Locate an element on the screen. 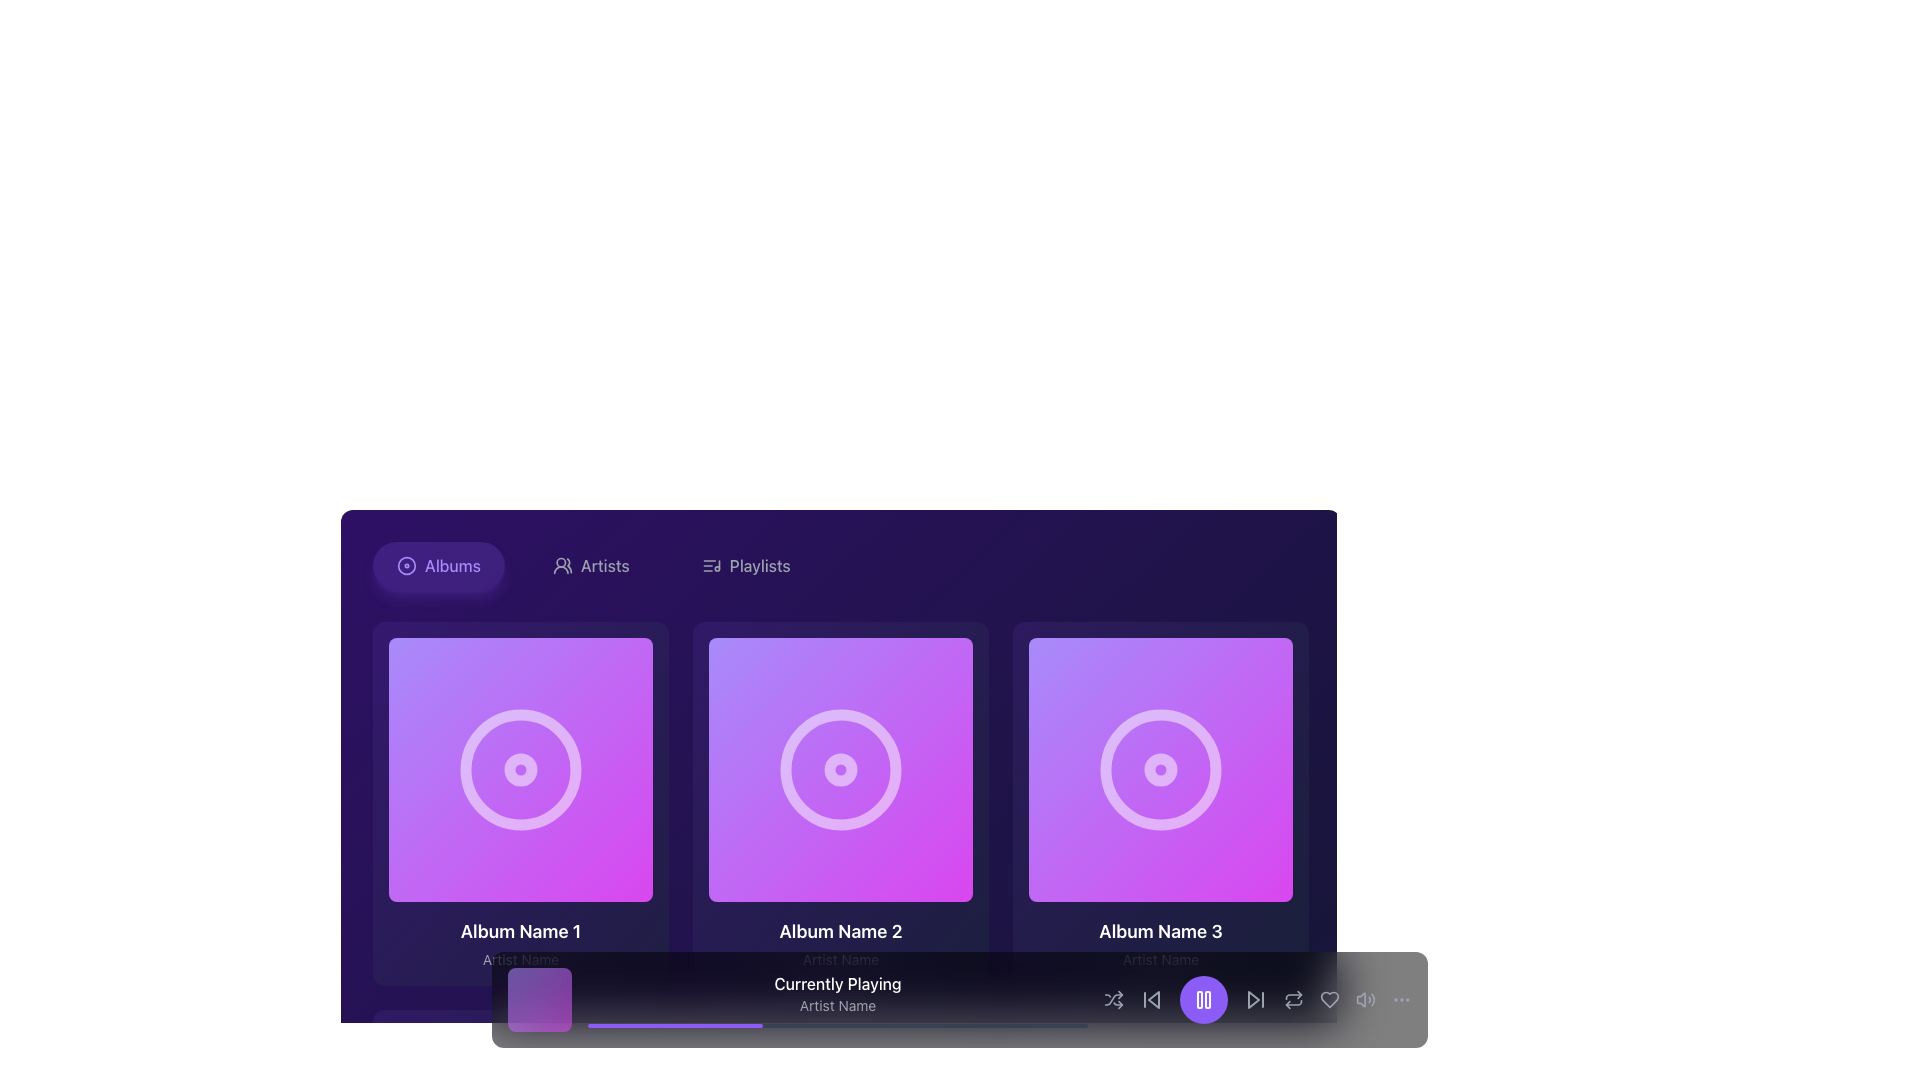 The image size is (1920, 1080). the decorative icon for the 'Albums' button located on the left side of the top menu bar by moving the cursor to its center point is located at coordinates (406, 566).